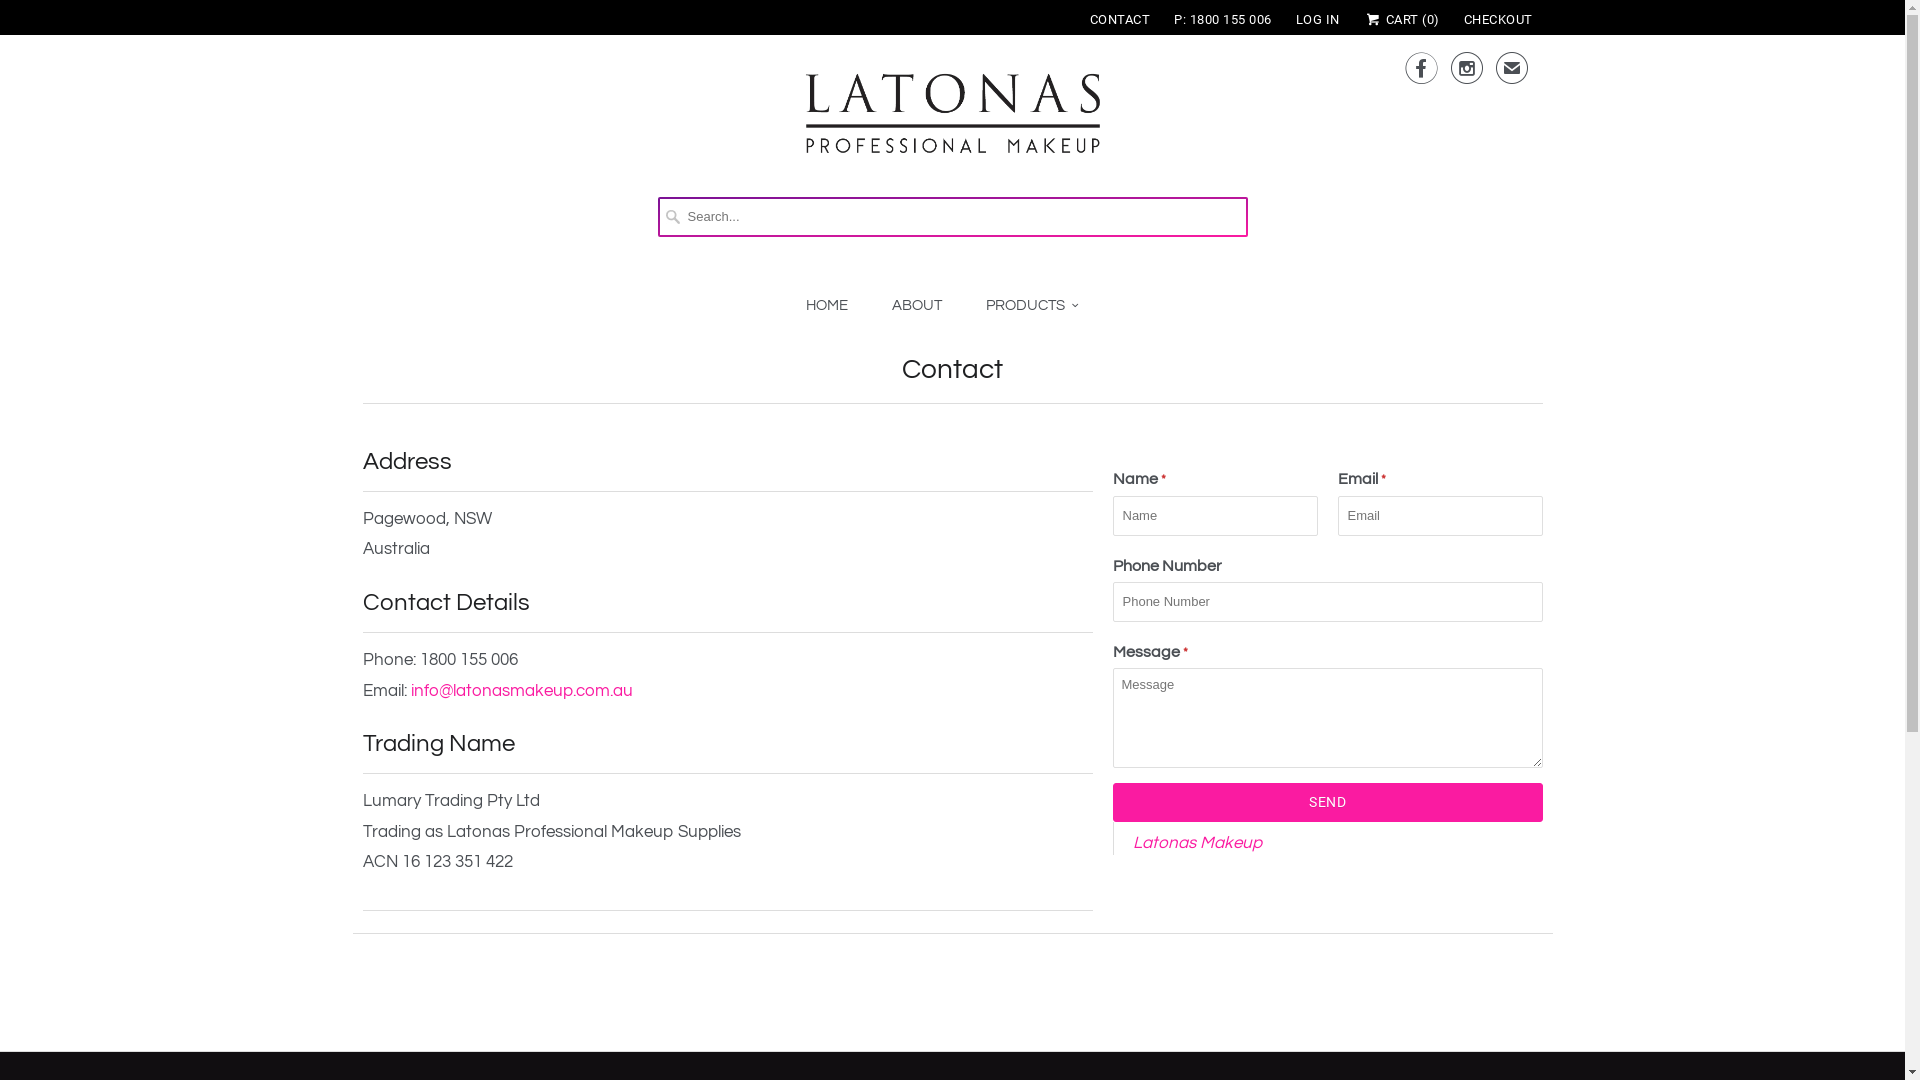 This screenshot has height=1080, width=1920. Describe the element at coordinates (1196, 843) in the screenshot. I see `'Latonas Makeup'` at that location.